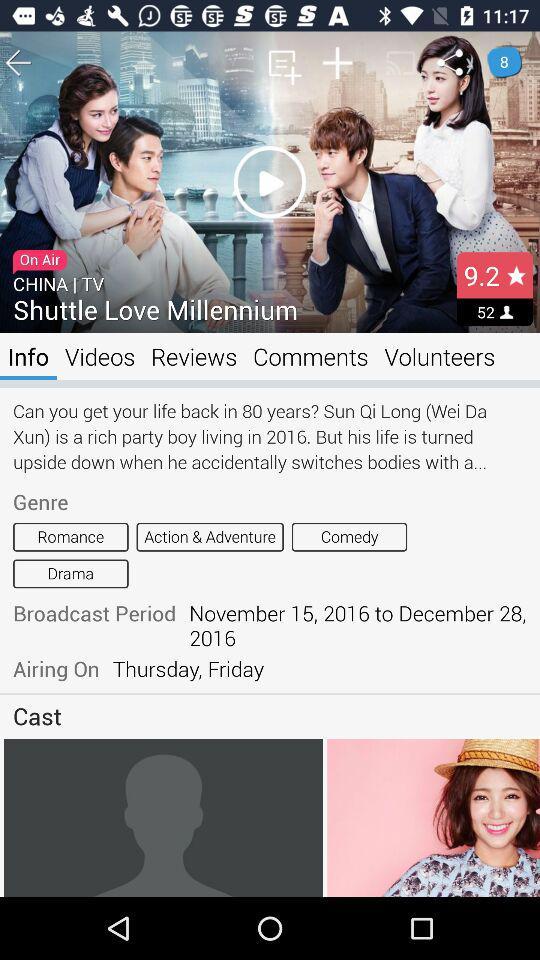 The height and width of the screenshot is (960, 540). Describe the element at coordinates (310, 356) in the screenshot. I see `icon to the left of the volunteers app` at that location.